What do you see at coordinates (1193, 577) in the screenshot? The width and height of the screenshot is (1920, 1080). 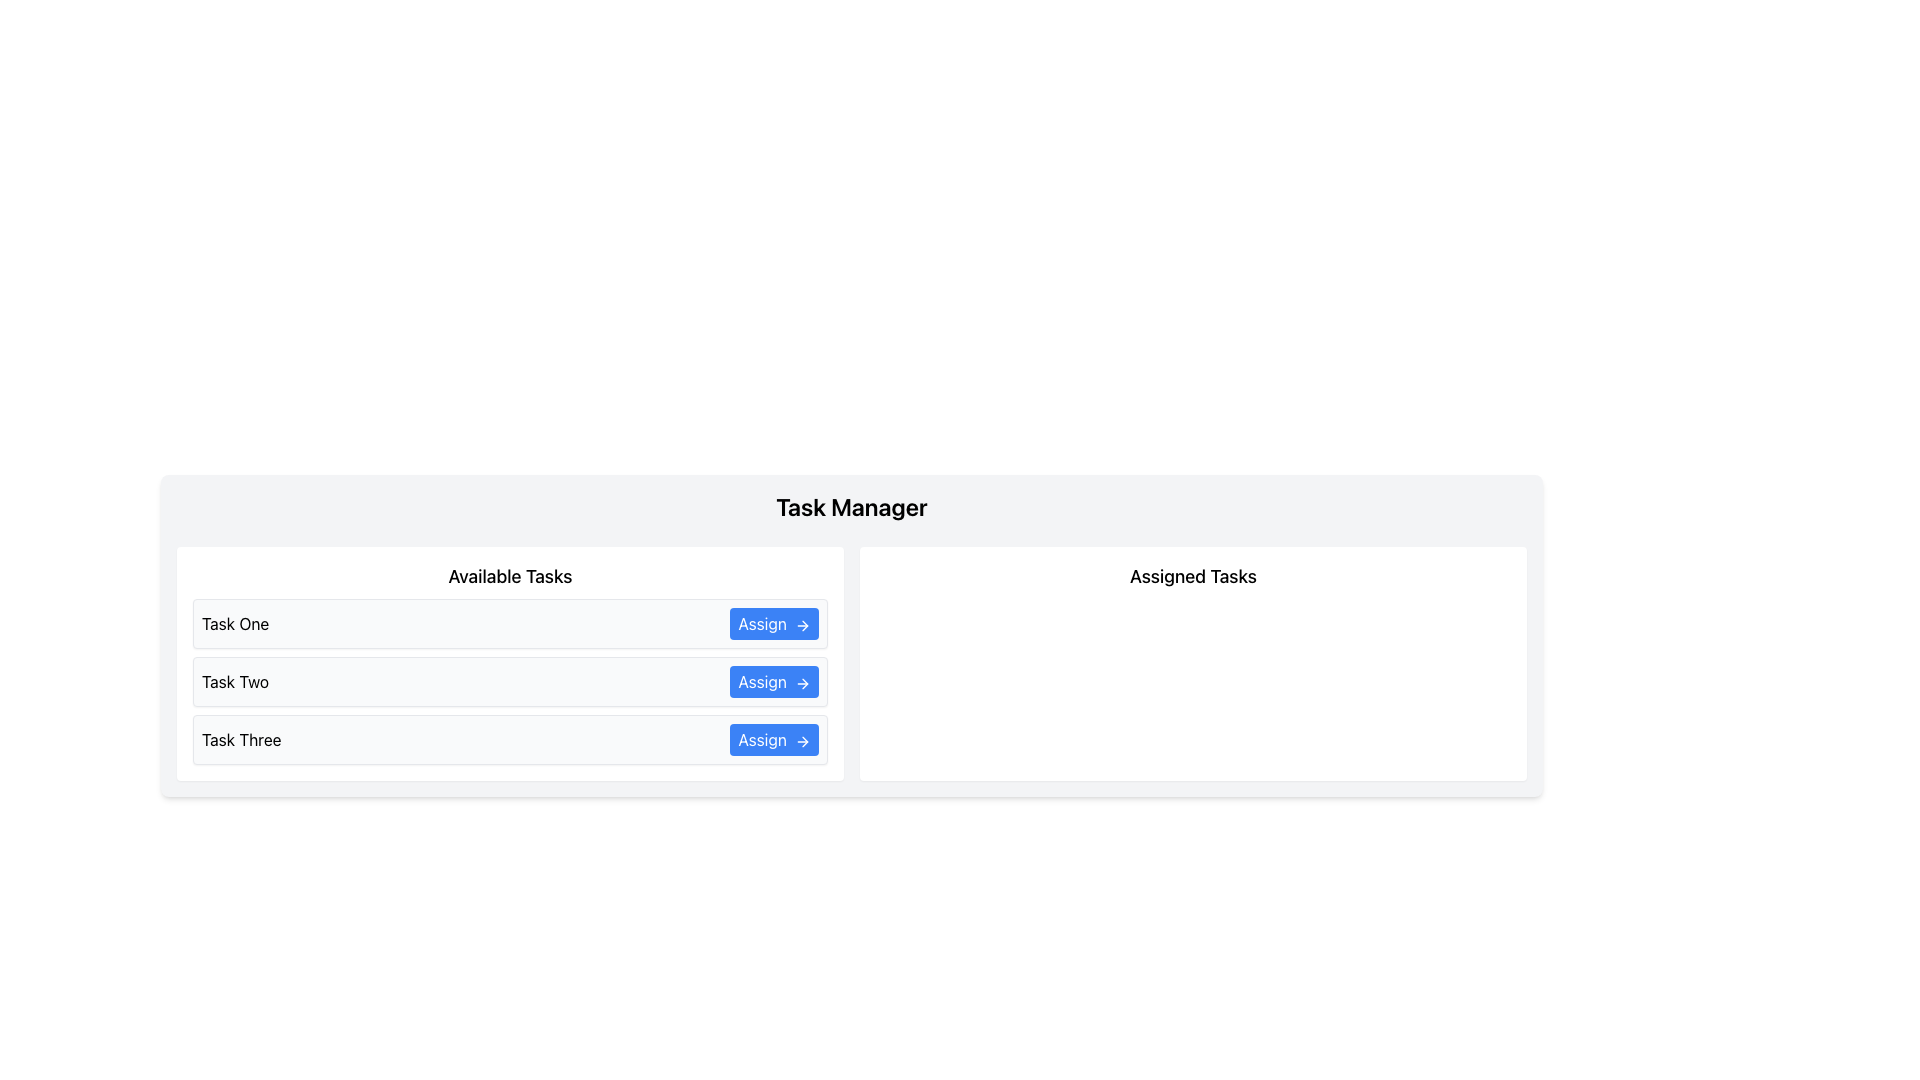 I see `text from the header label indicating 'Assigned Tasks', which is positioned at the top of the right-hand pane of the interface` at bounding box center [1193, 577].